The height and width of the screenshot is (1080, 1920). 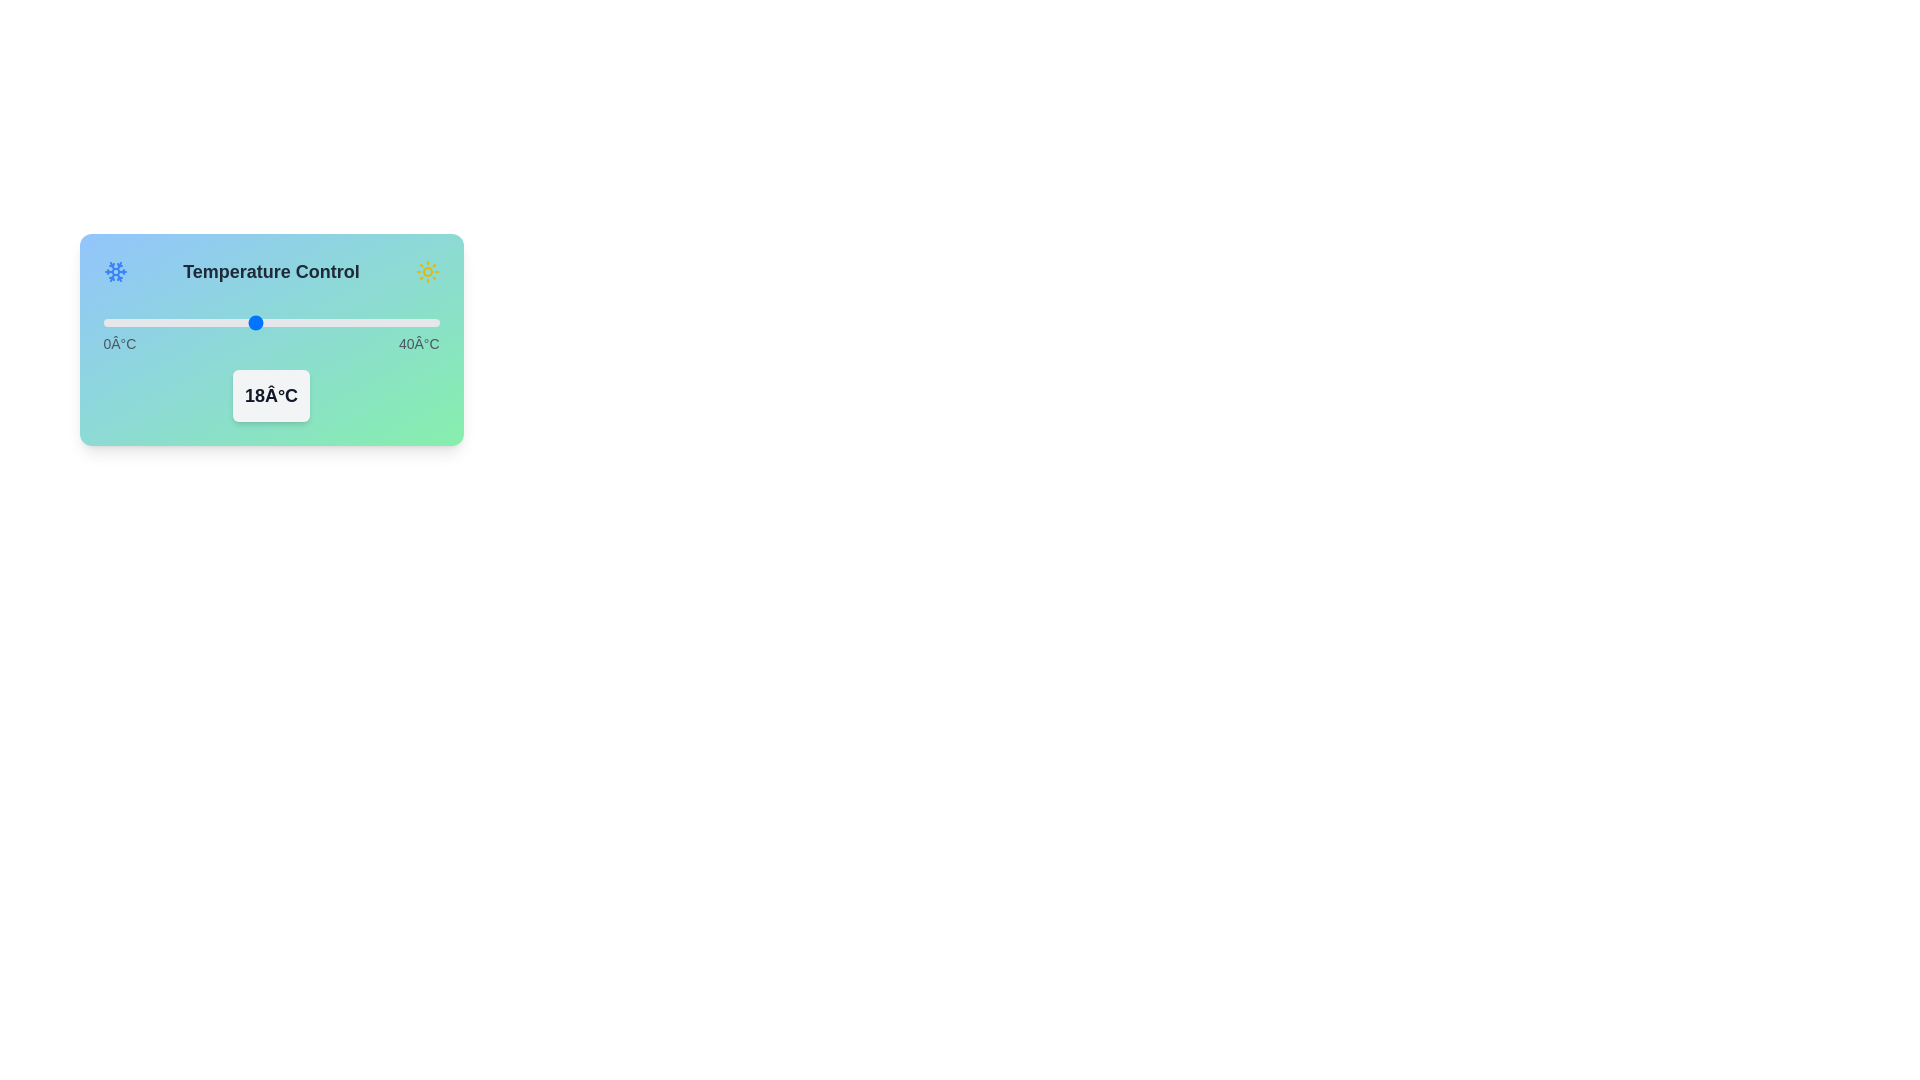 What do you see at coordinates (102, 322) in the screenshot?
I see `the temperature slider to 0°C to inspect the theme indicator` at bounding box center [102, 322].